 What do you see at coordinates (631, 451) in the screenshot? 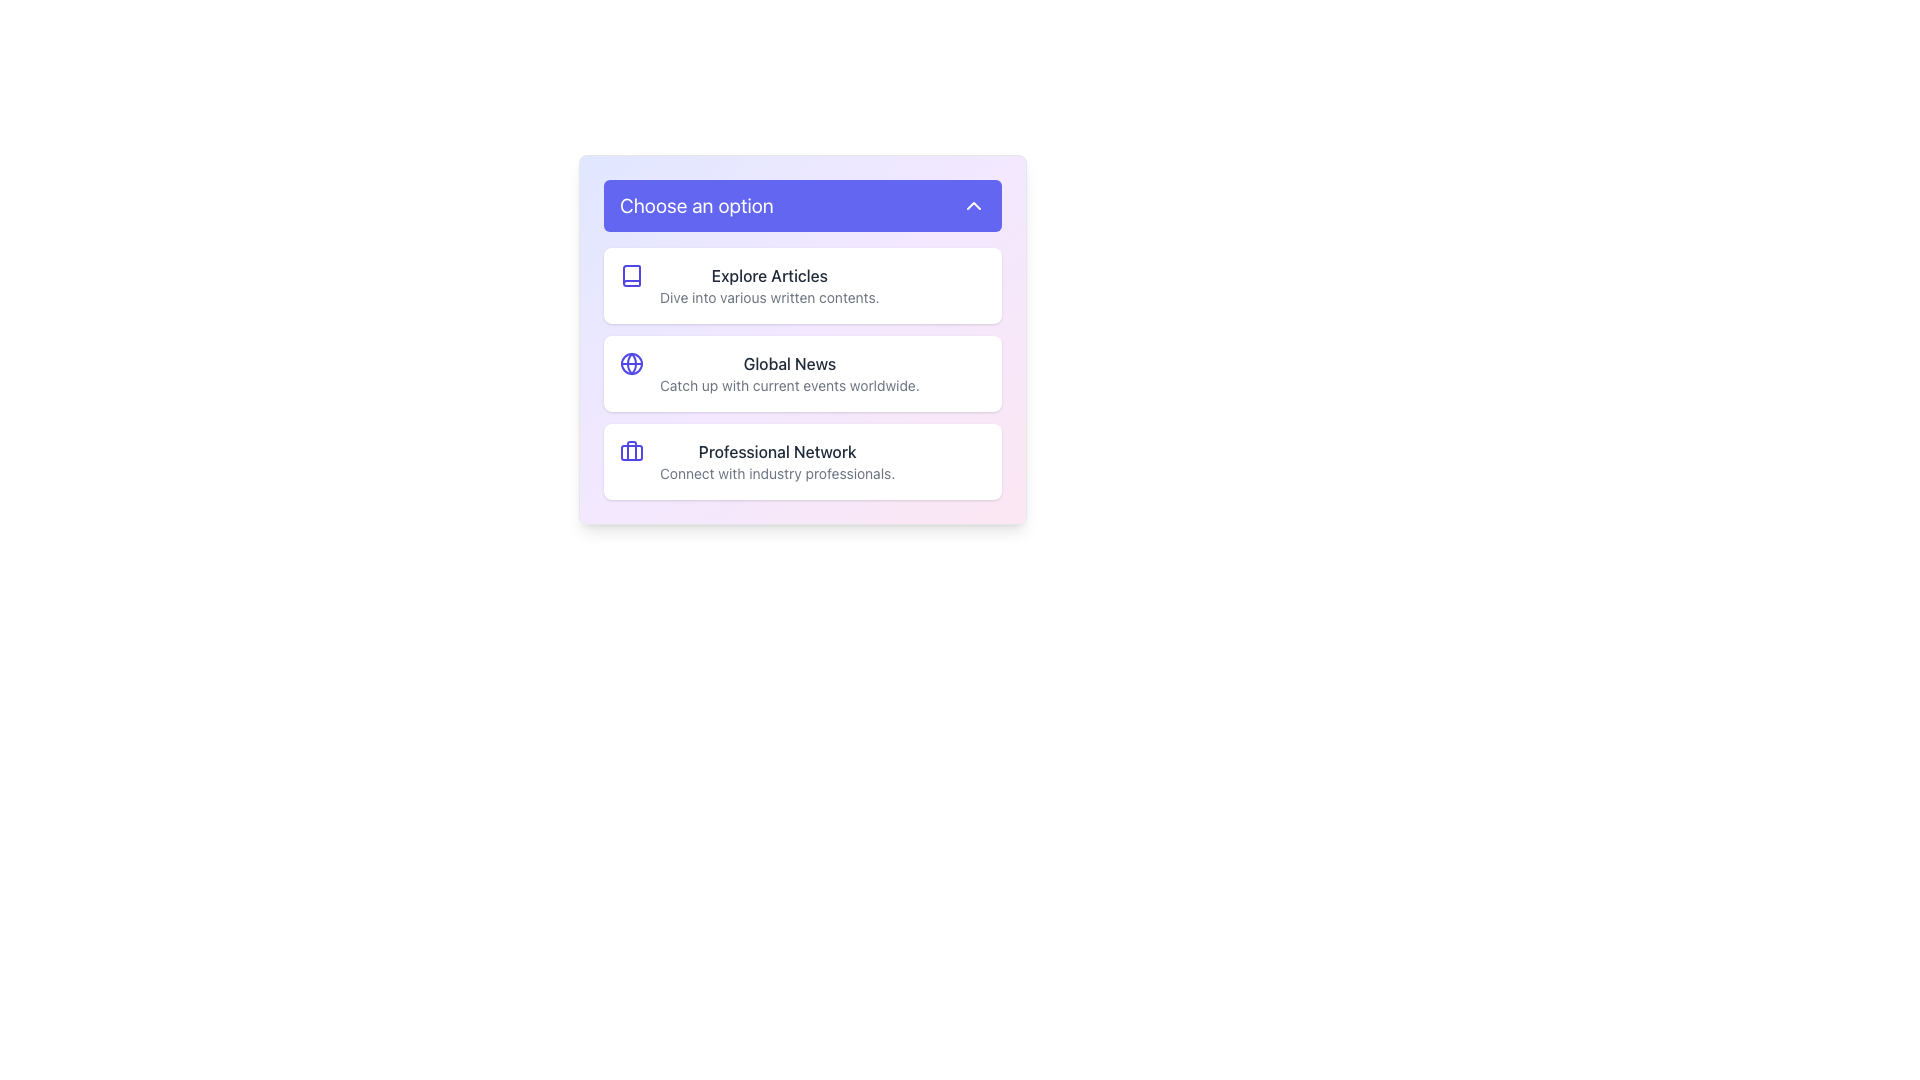
I see `the indigo-colored briefcase icon located to the left of the 'Professional Network' text within its card` at bounding box center [631, 451].